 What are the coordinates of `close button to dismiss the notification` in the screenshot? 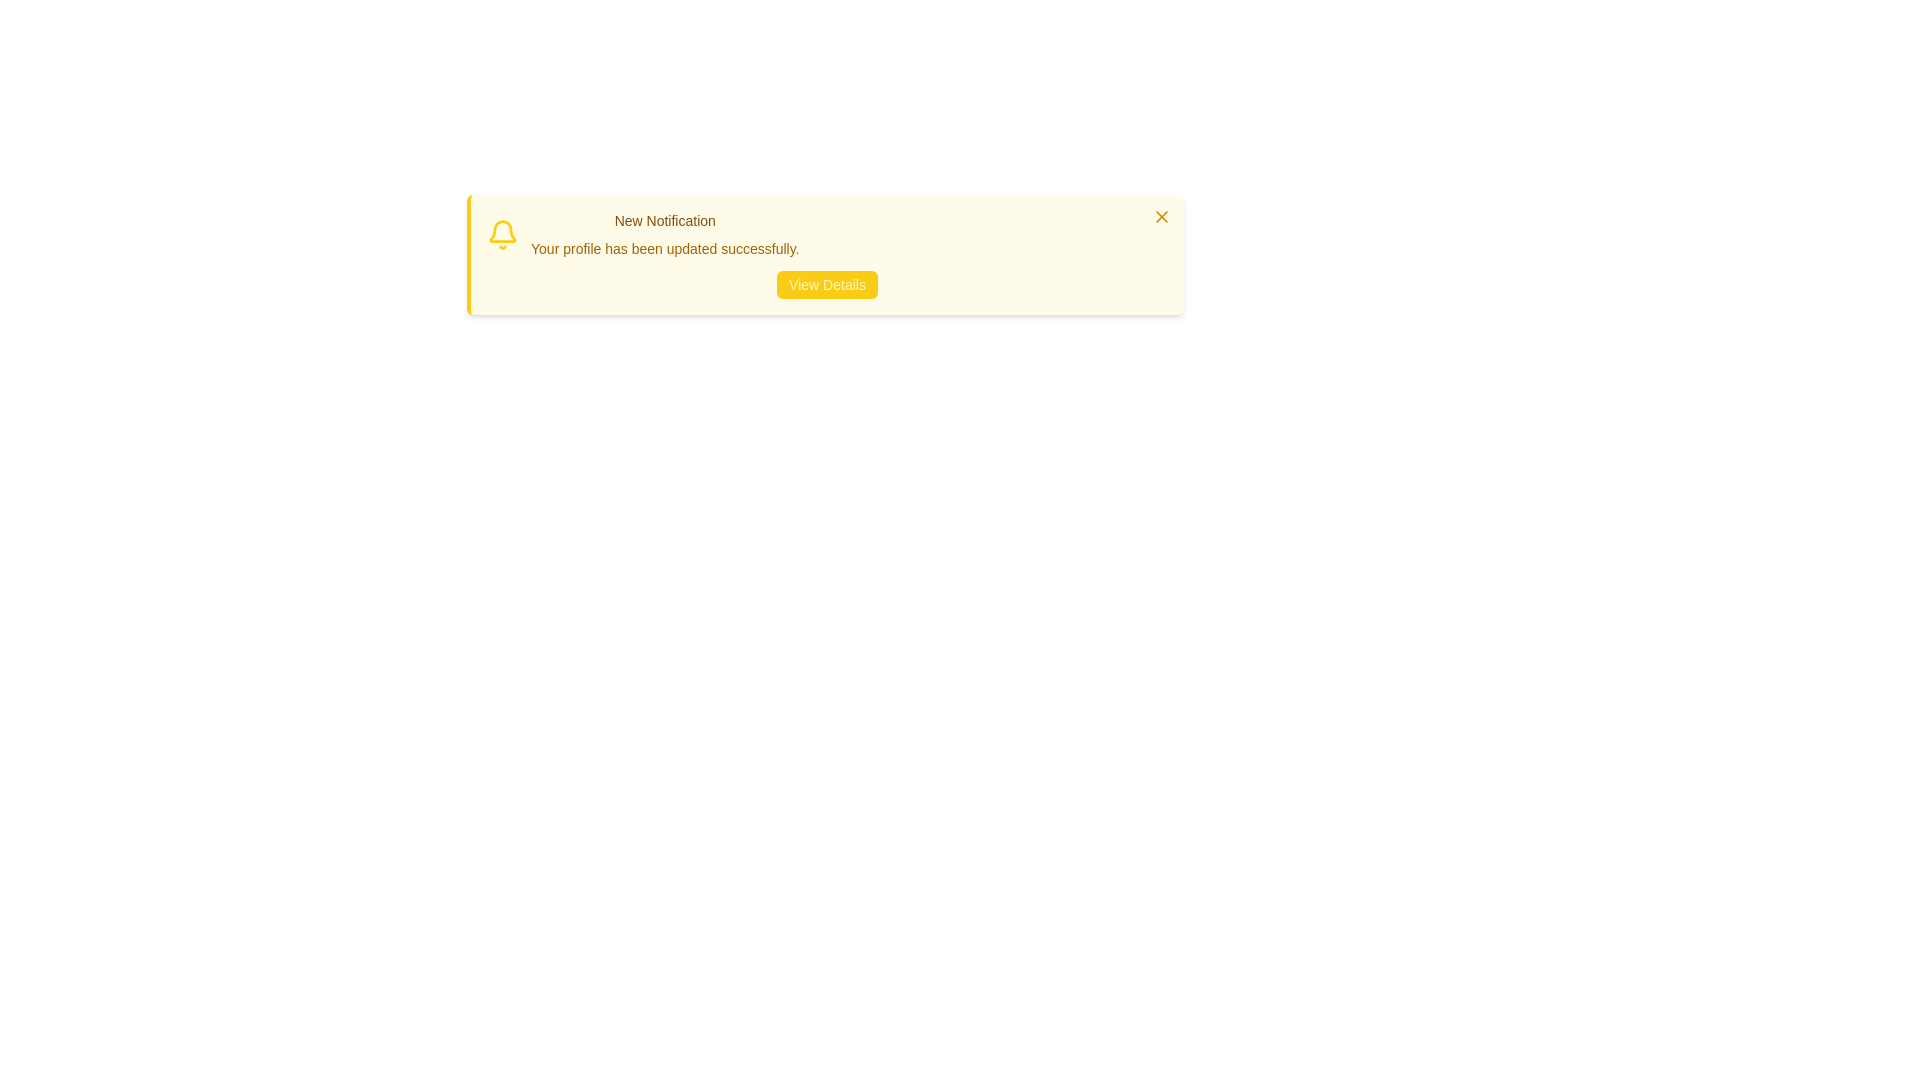 It's located at (1161, 216).